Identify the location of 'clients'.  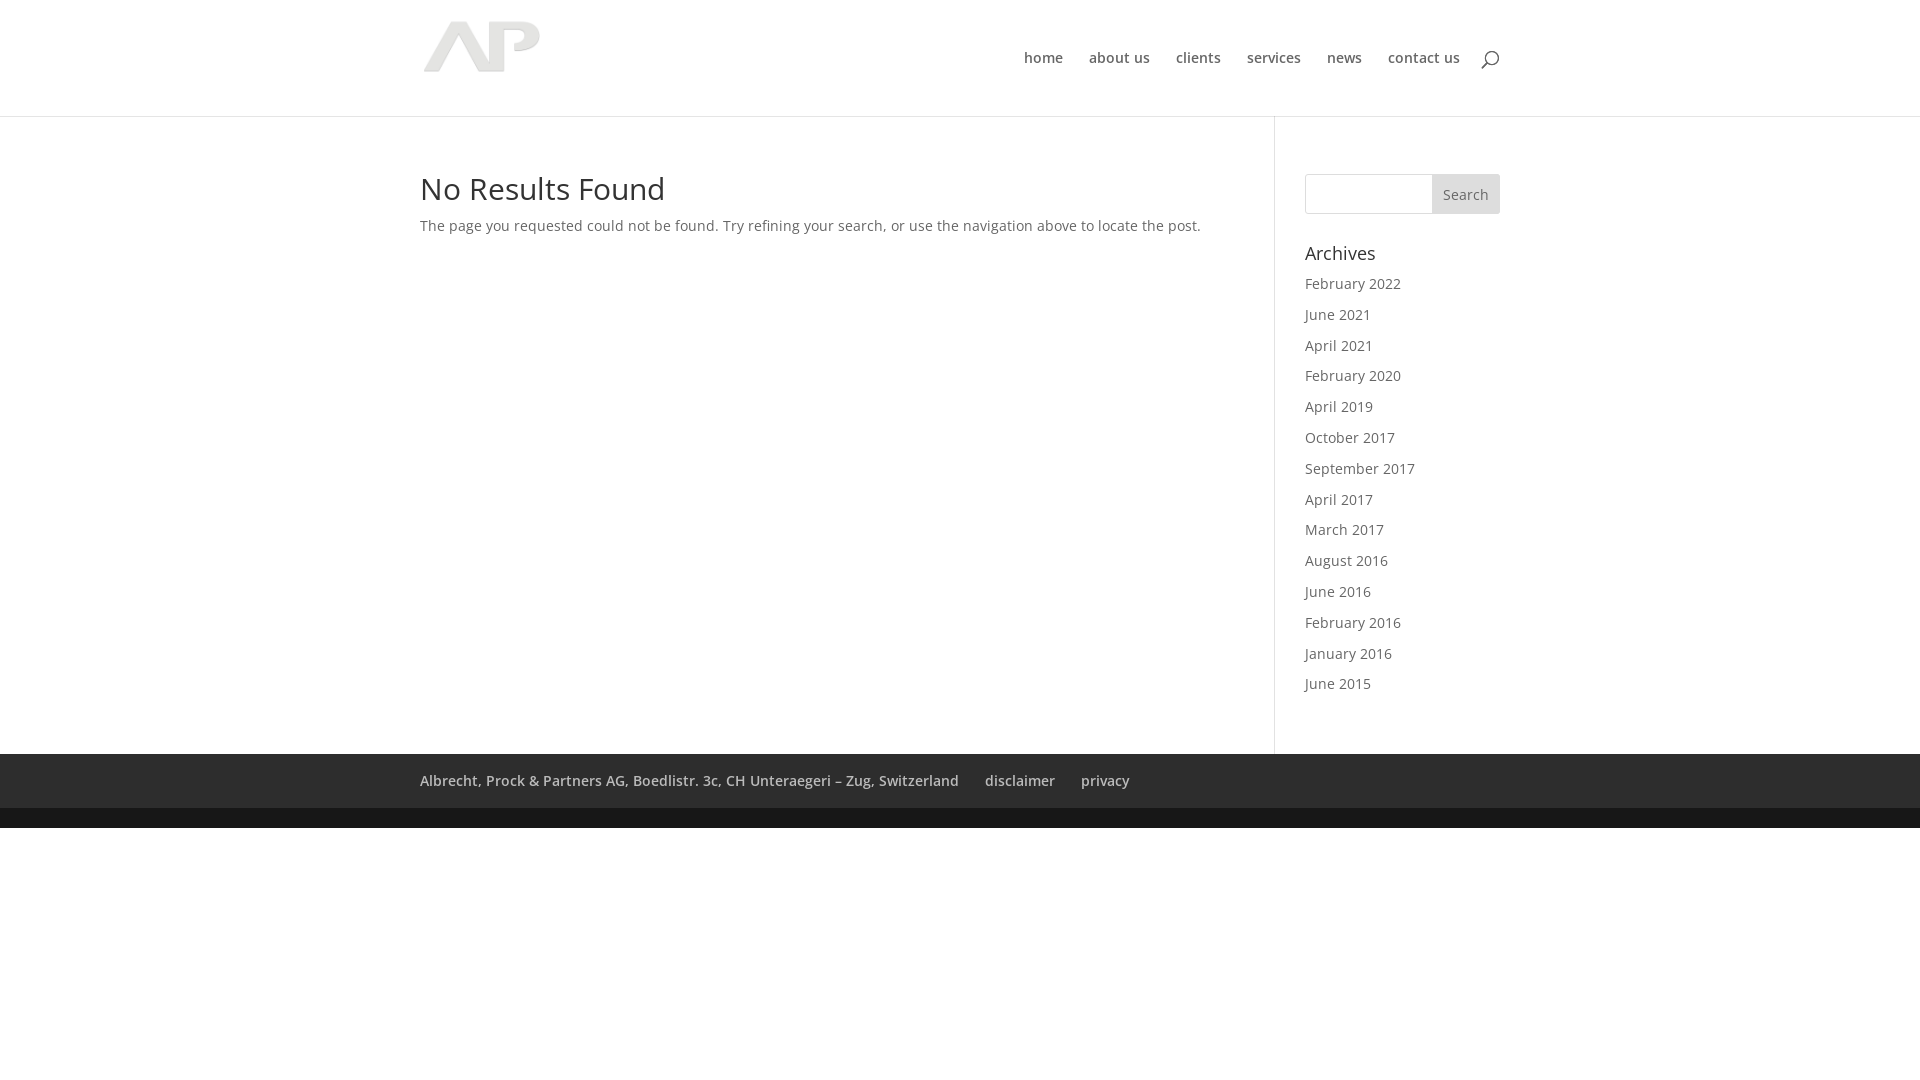
(1176, 82).